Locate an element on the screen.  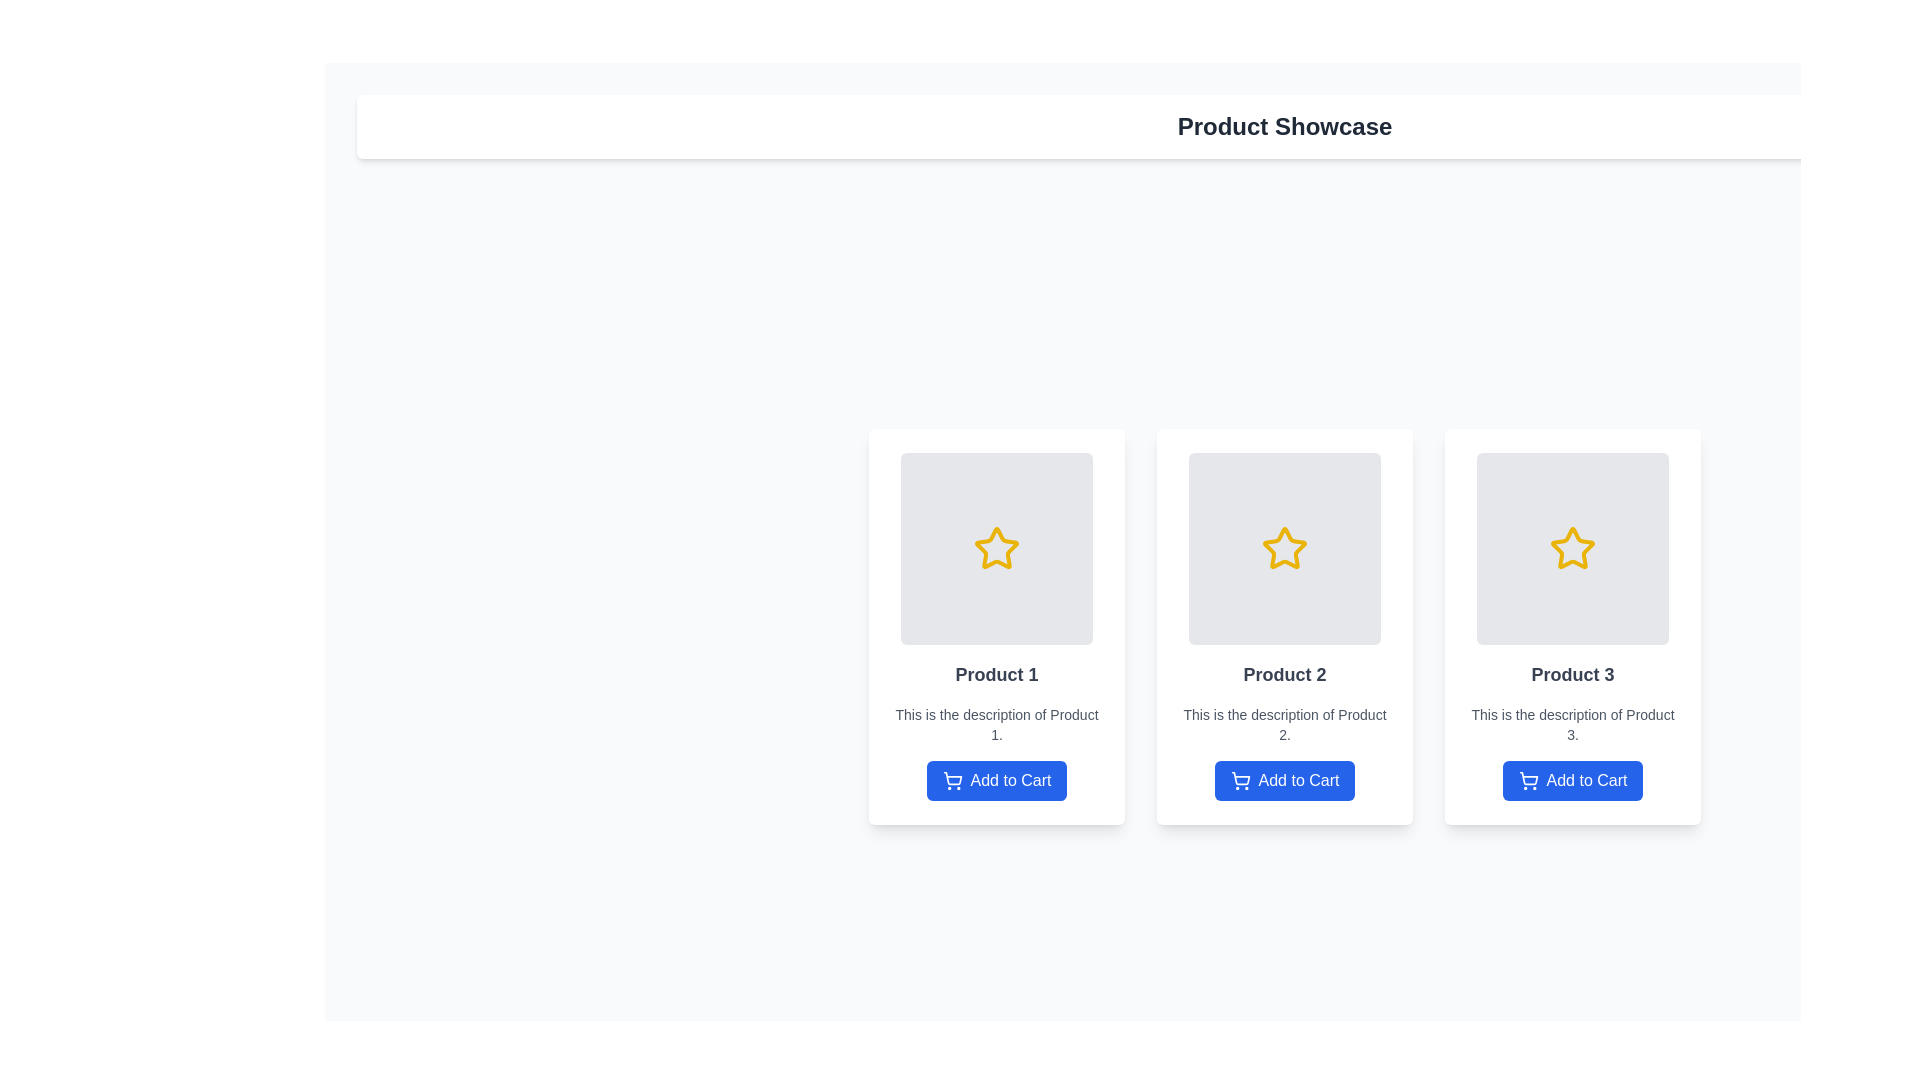
the shopping cart icon, which is part of the 'Add to Cart' button in the second product card of a horizontally aligned group of three products is located at coordinates (1239, 777).